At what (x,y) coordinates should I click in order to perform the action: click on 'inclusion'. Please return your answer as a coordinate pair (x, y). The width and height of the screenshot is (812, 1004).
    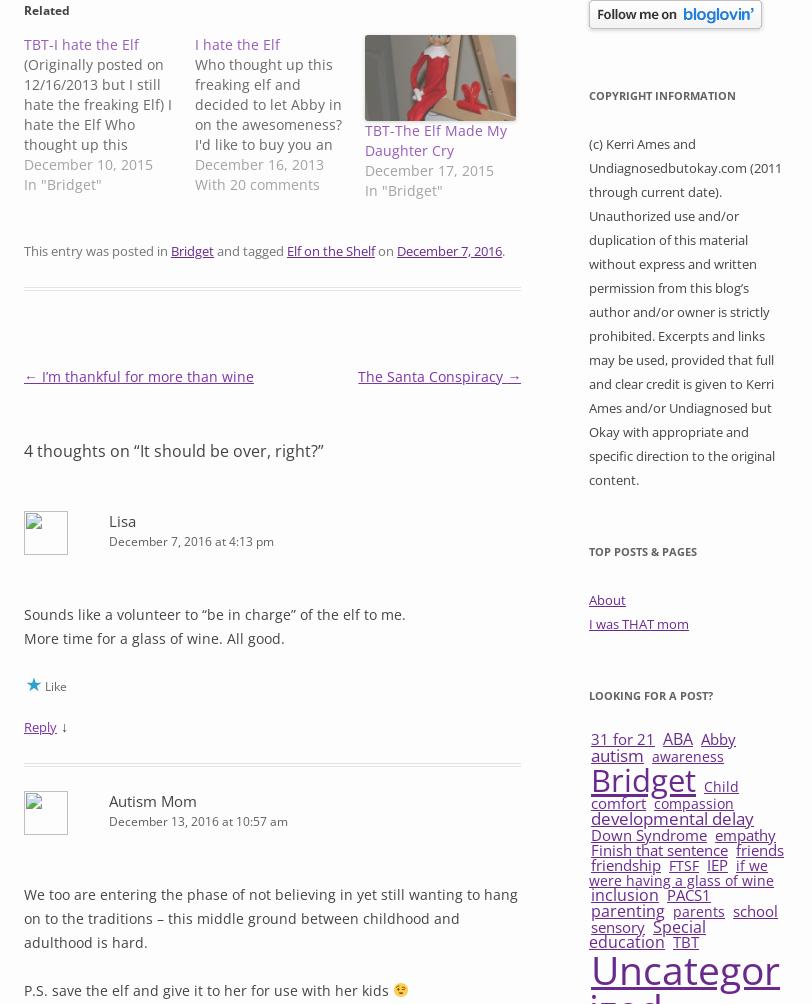
    Looking at the image, I should click on (624, 892).